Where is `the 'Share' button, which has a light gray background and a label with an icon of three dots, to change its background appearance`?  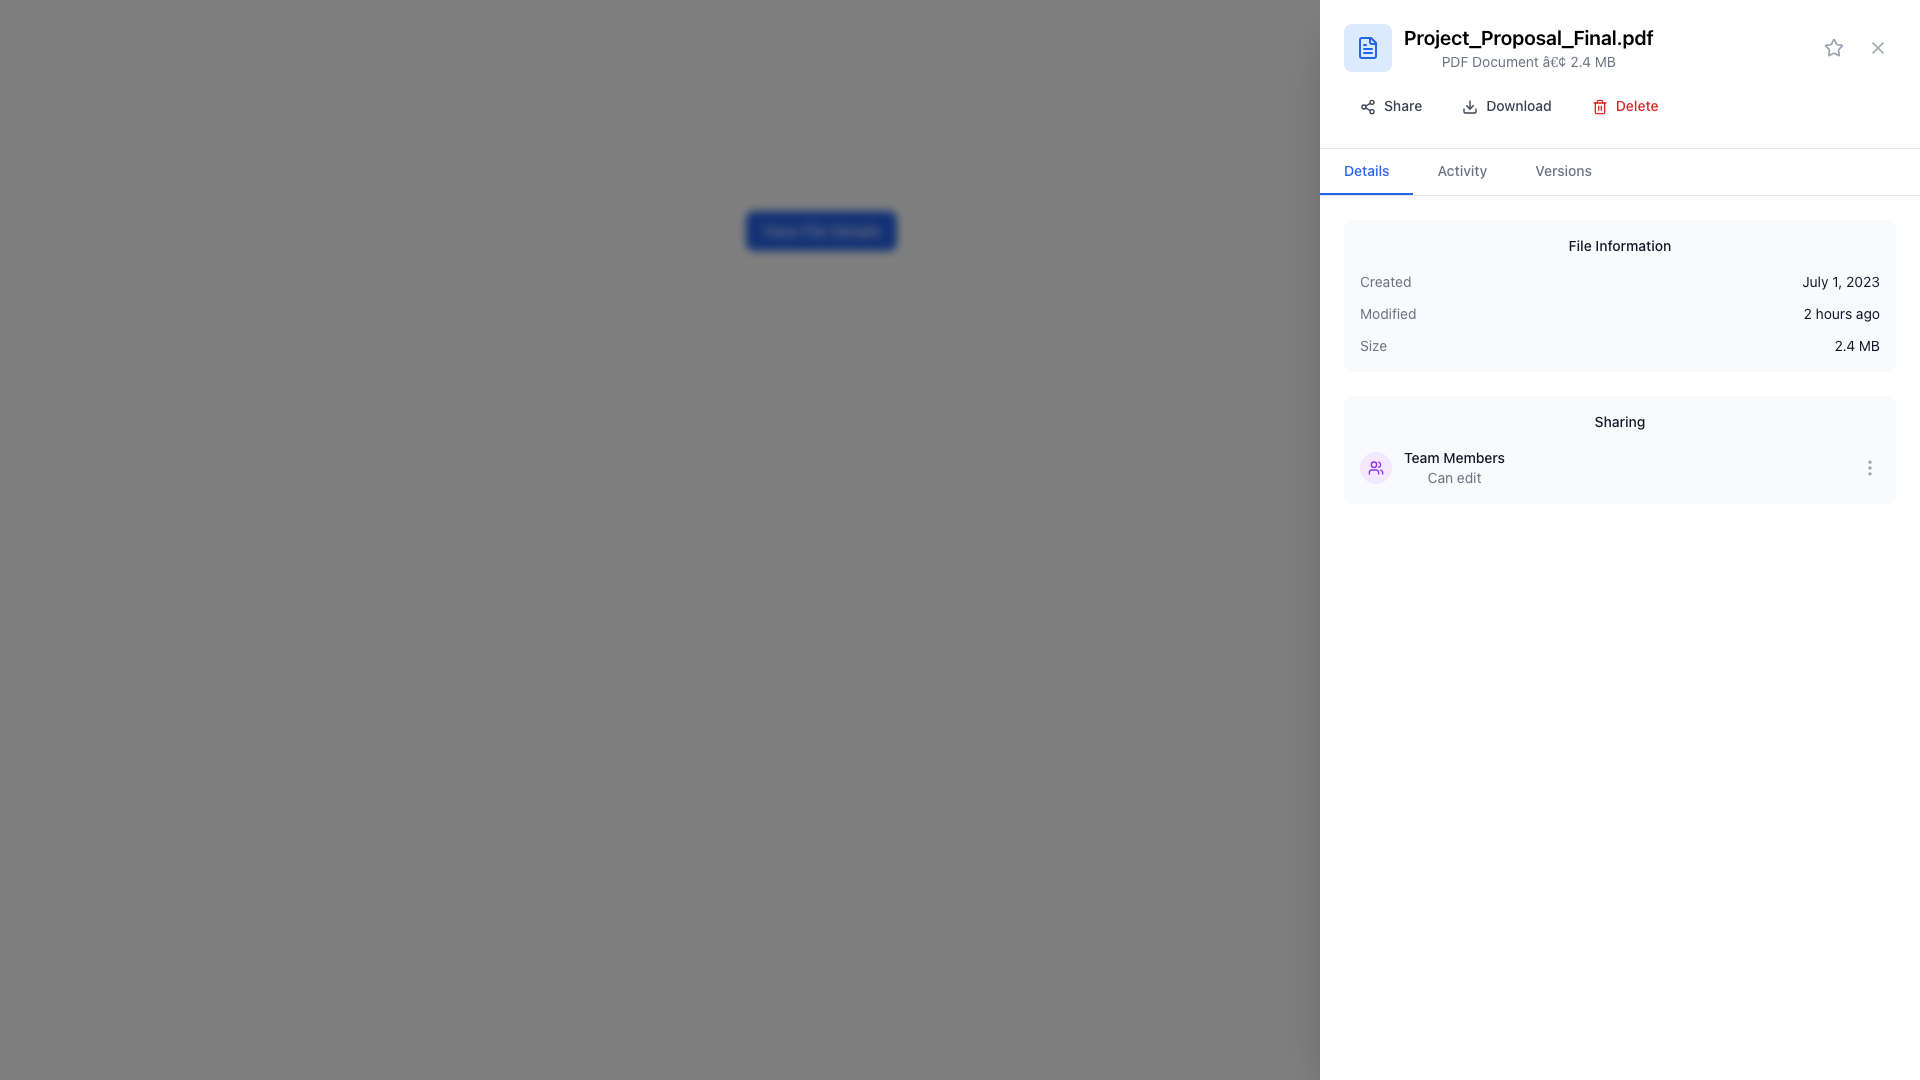
the 'Share' button, which has a light gray background and a label with an icon of three dots, to change its background appearance is located at coordinates (1390, 105).